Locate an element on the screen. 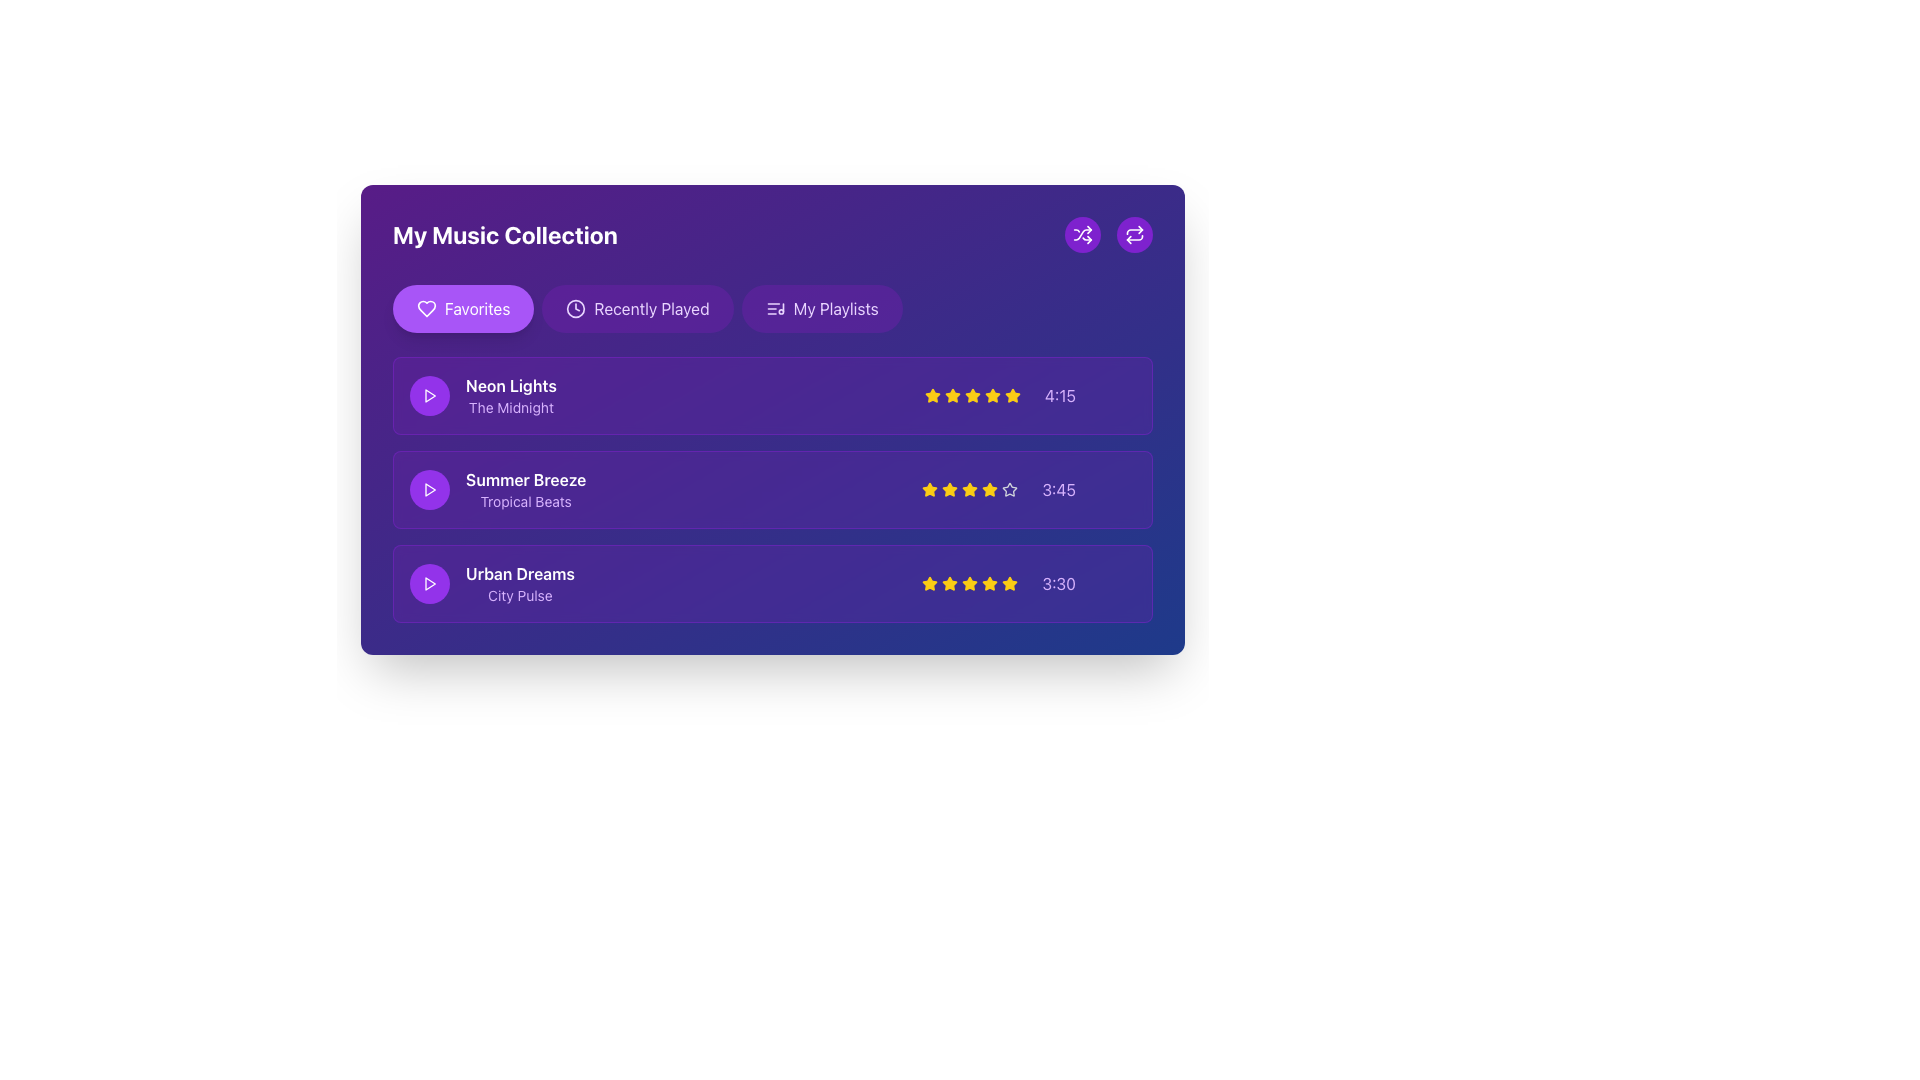 Image resolution: width=1920 pixels, height=1080 pixels. the heart-shaped icon filled with purple color located within the 'Favorites' button in the music collection interface by moving the cursor to its center point is located at coordinates (426, 308).